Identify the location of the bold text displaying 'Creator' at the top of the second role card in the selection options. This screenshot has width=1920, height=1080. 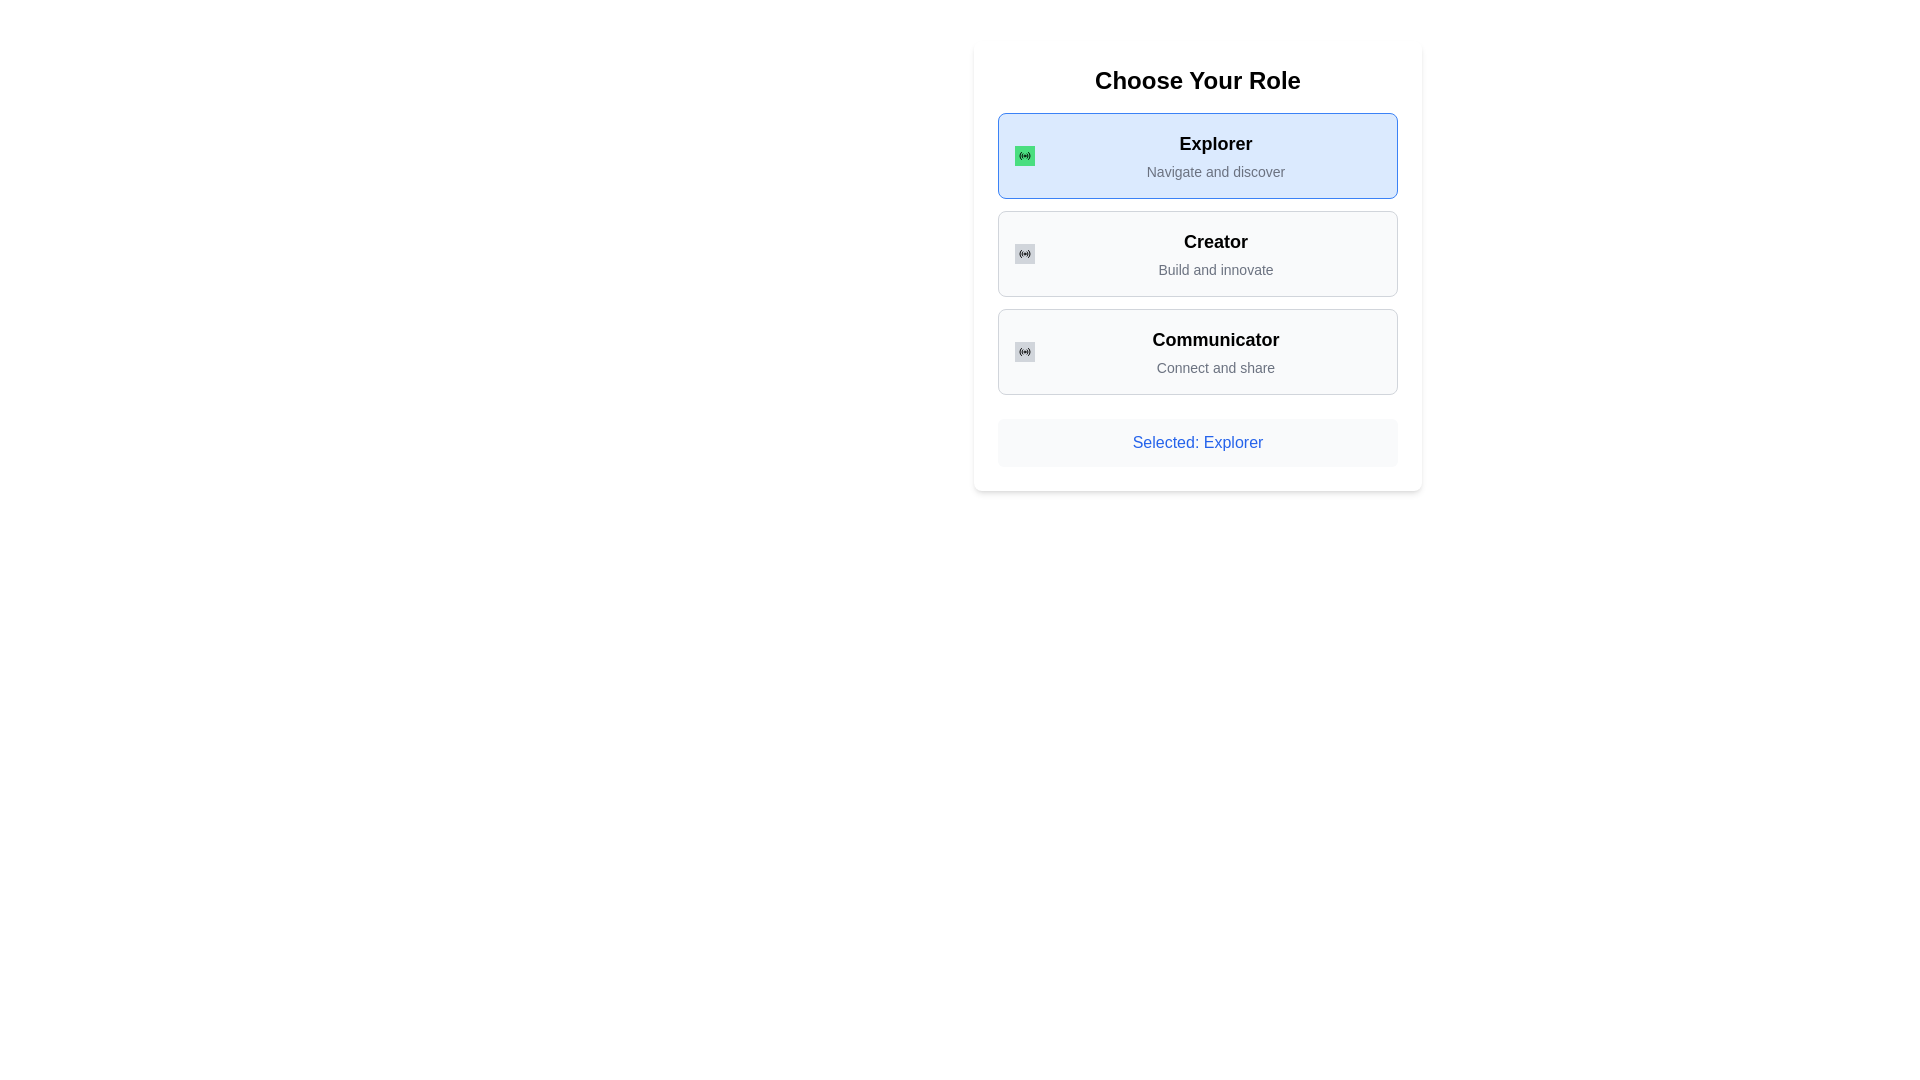
(1214, 241).